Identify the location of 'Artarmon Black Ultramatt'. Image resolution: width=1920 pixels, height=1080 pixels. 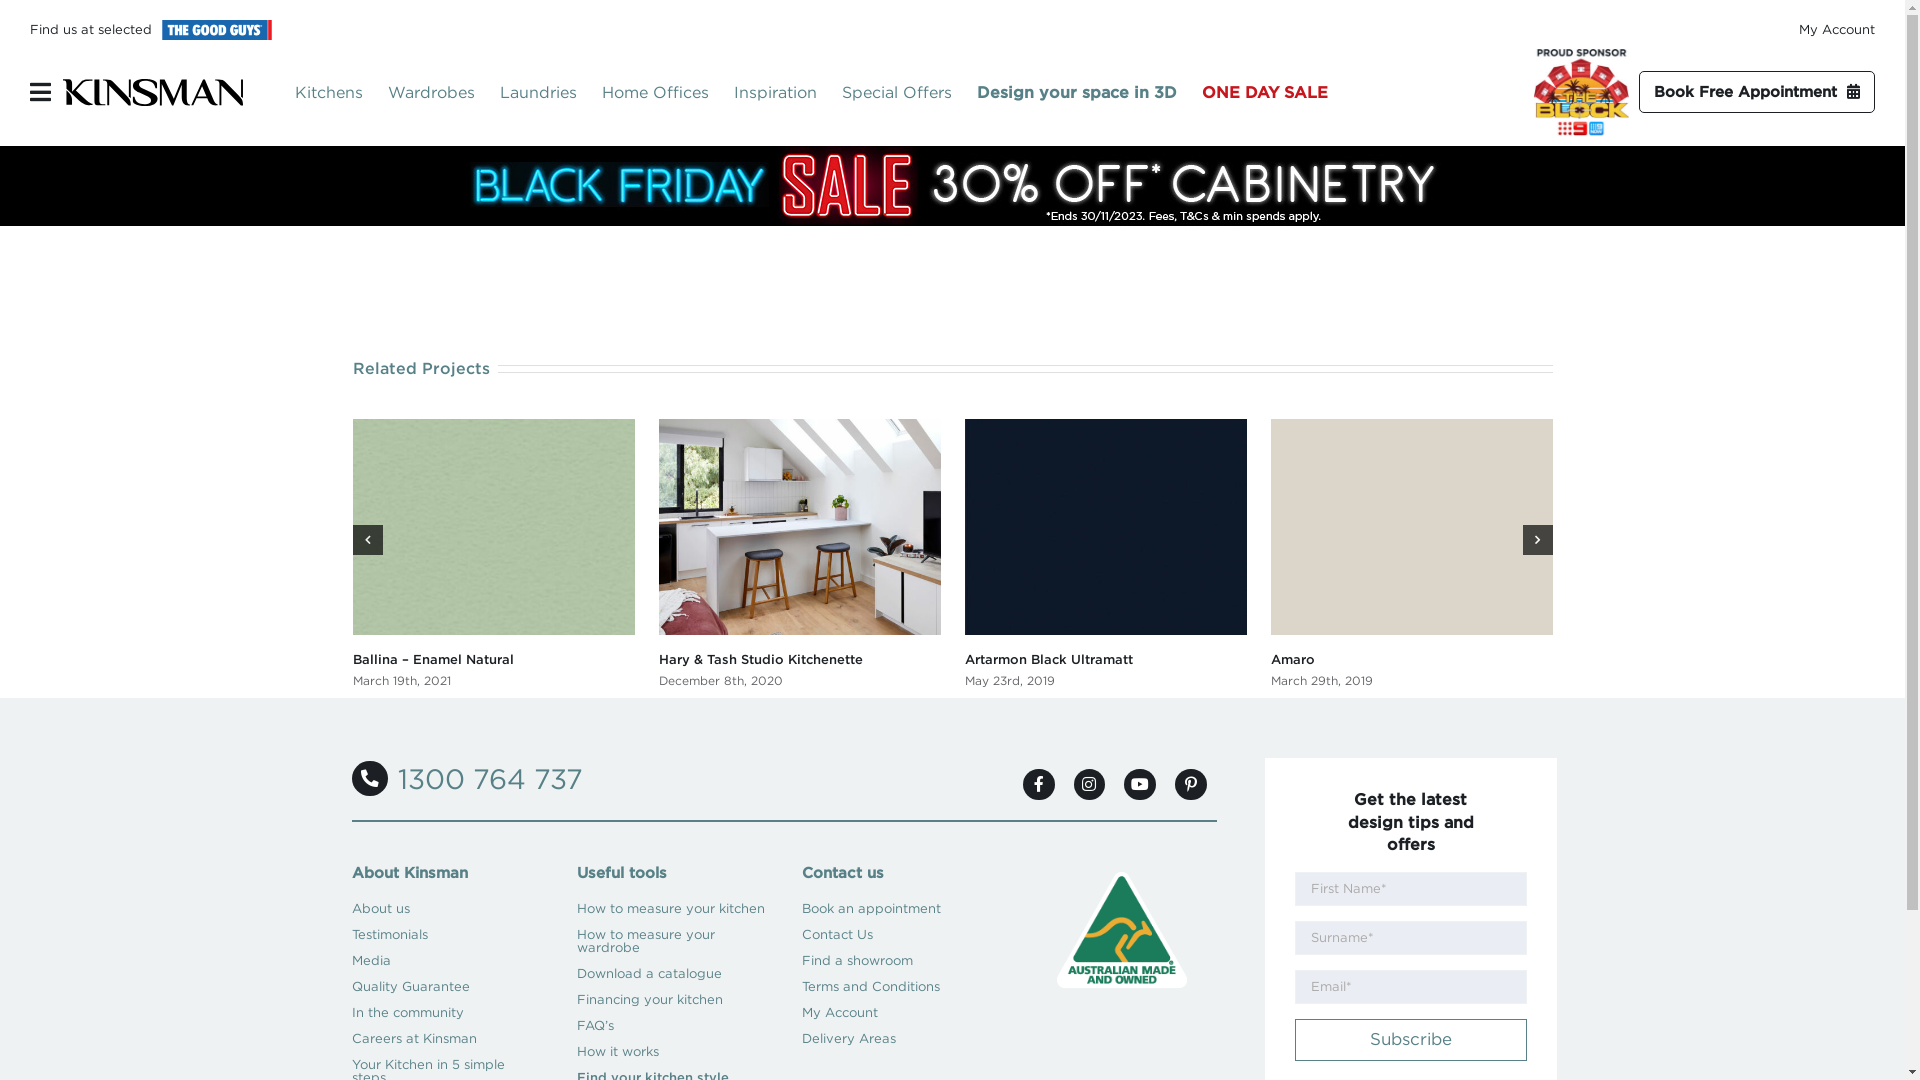
(1046, 659).